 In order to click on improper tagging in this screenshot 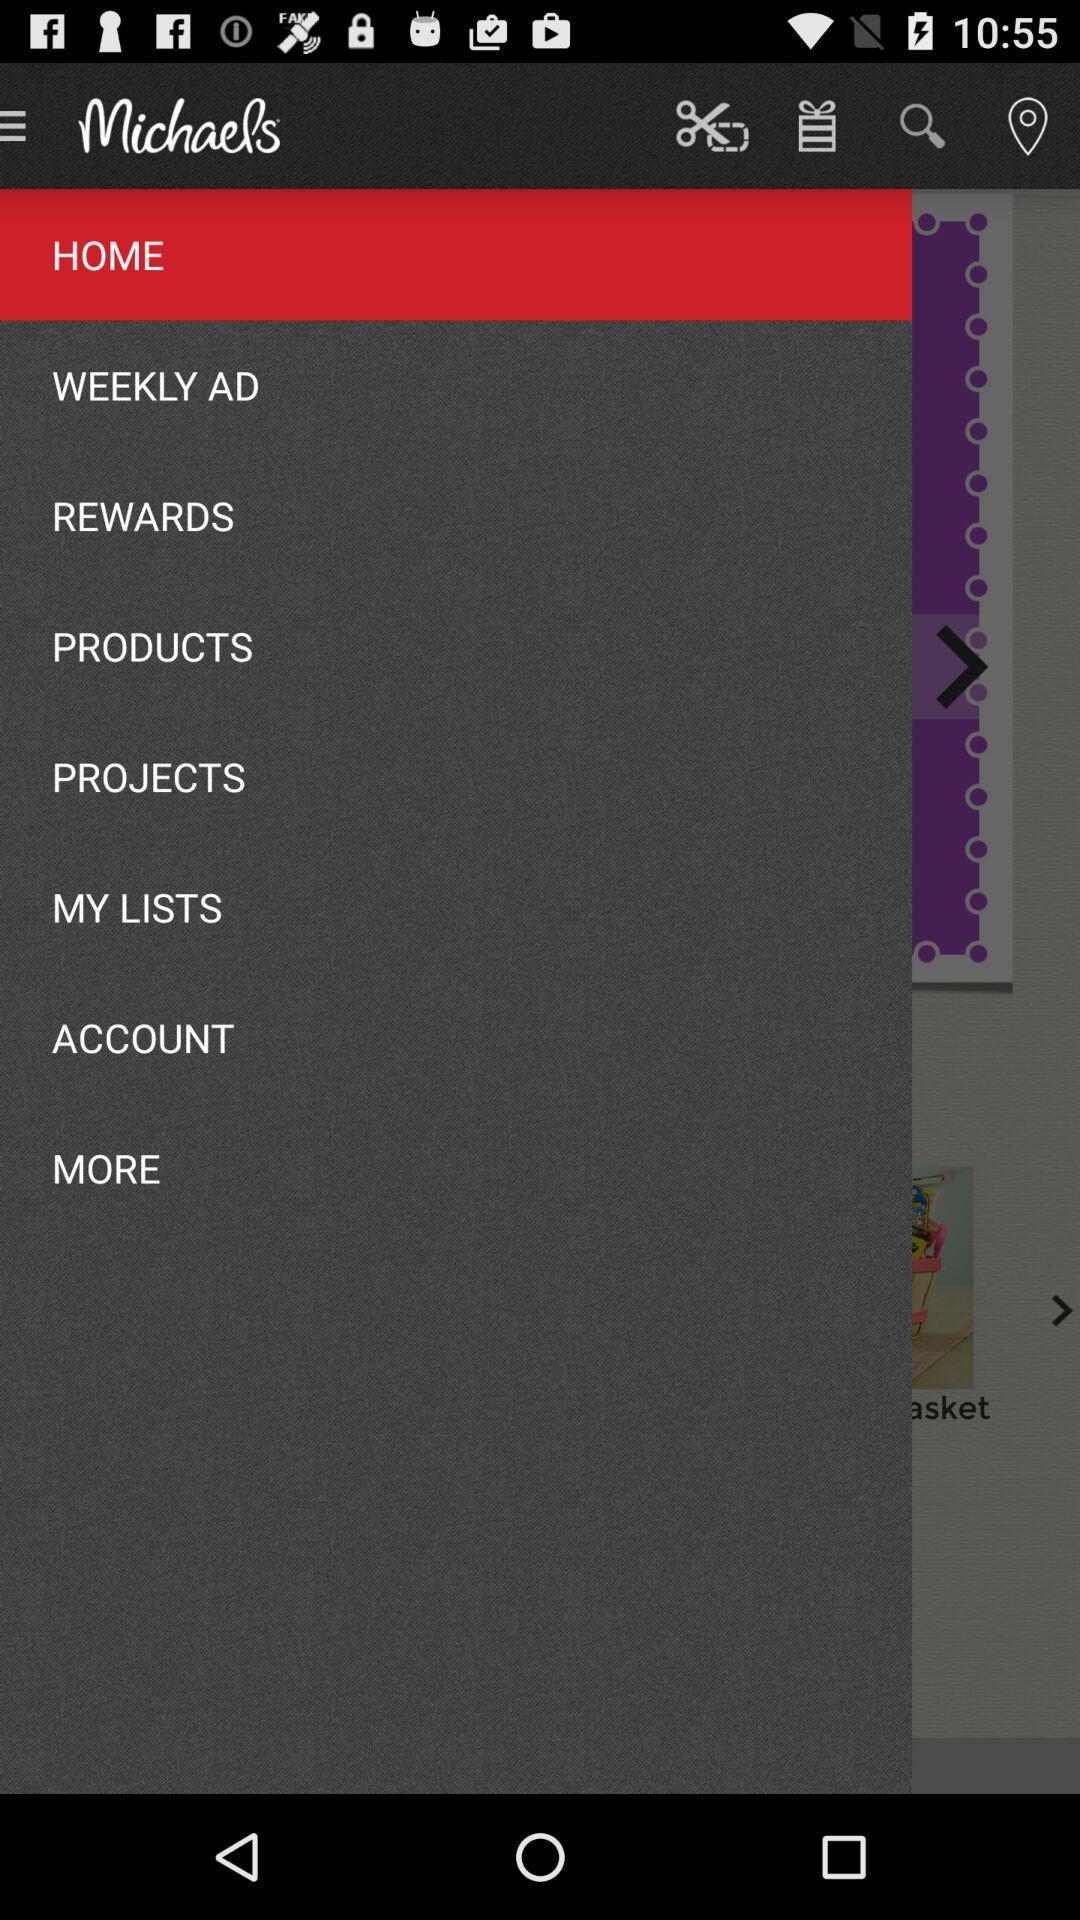, I will do `click(881, 1276)`.